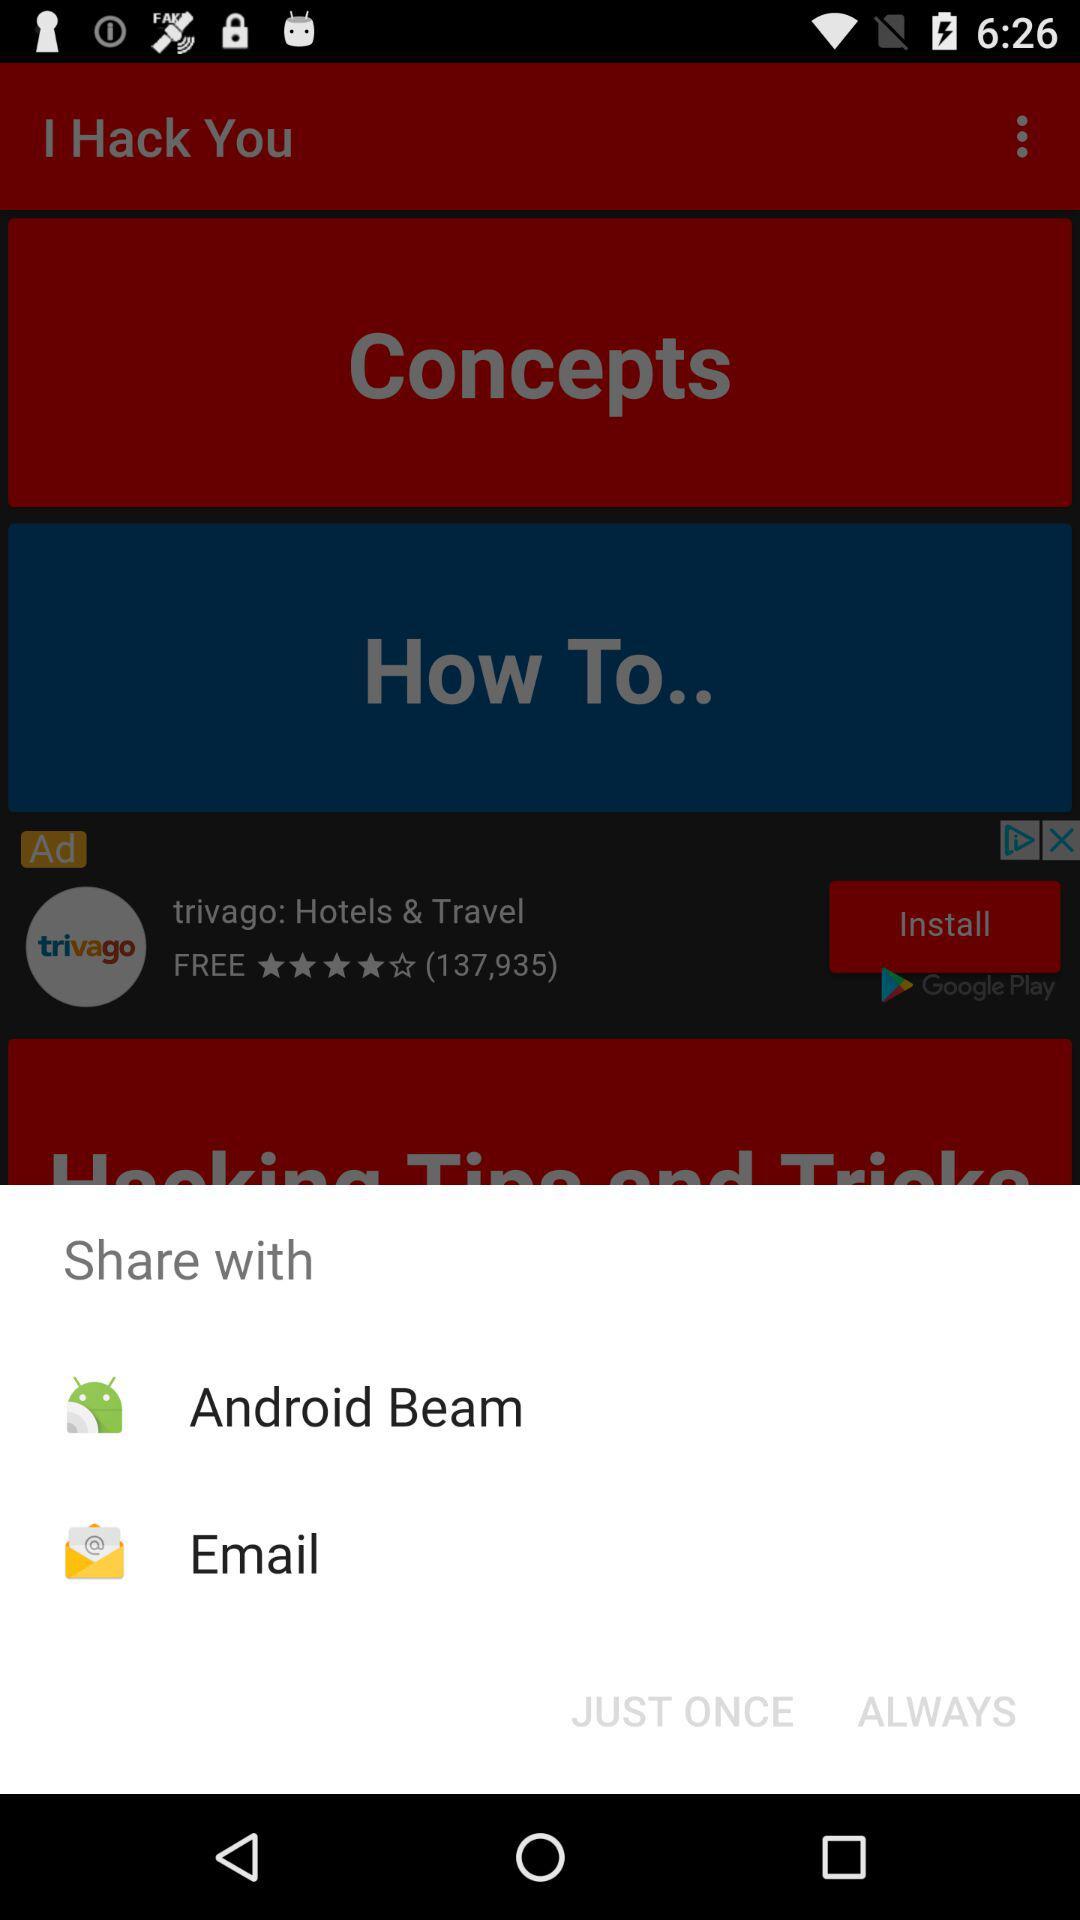 Image resolution: width=1080 pixels, height=1920 pixels. Describe the element at coordinates (937, 1708) in the screenshot. I see `the icon below the share with app` at that location.